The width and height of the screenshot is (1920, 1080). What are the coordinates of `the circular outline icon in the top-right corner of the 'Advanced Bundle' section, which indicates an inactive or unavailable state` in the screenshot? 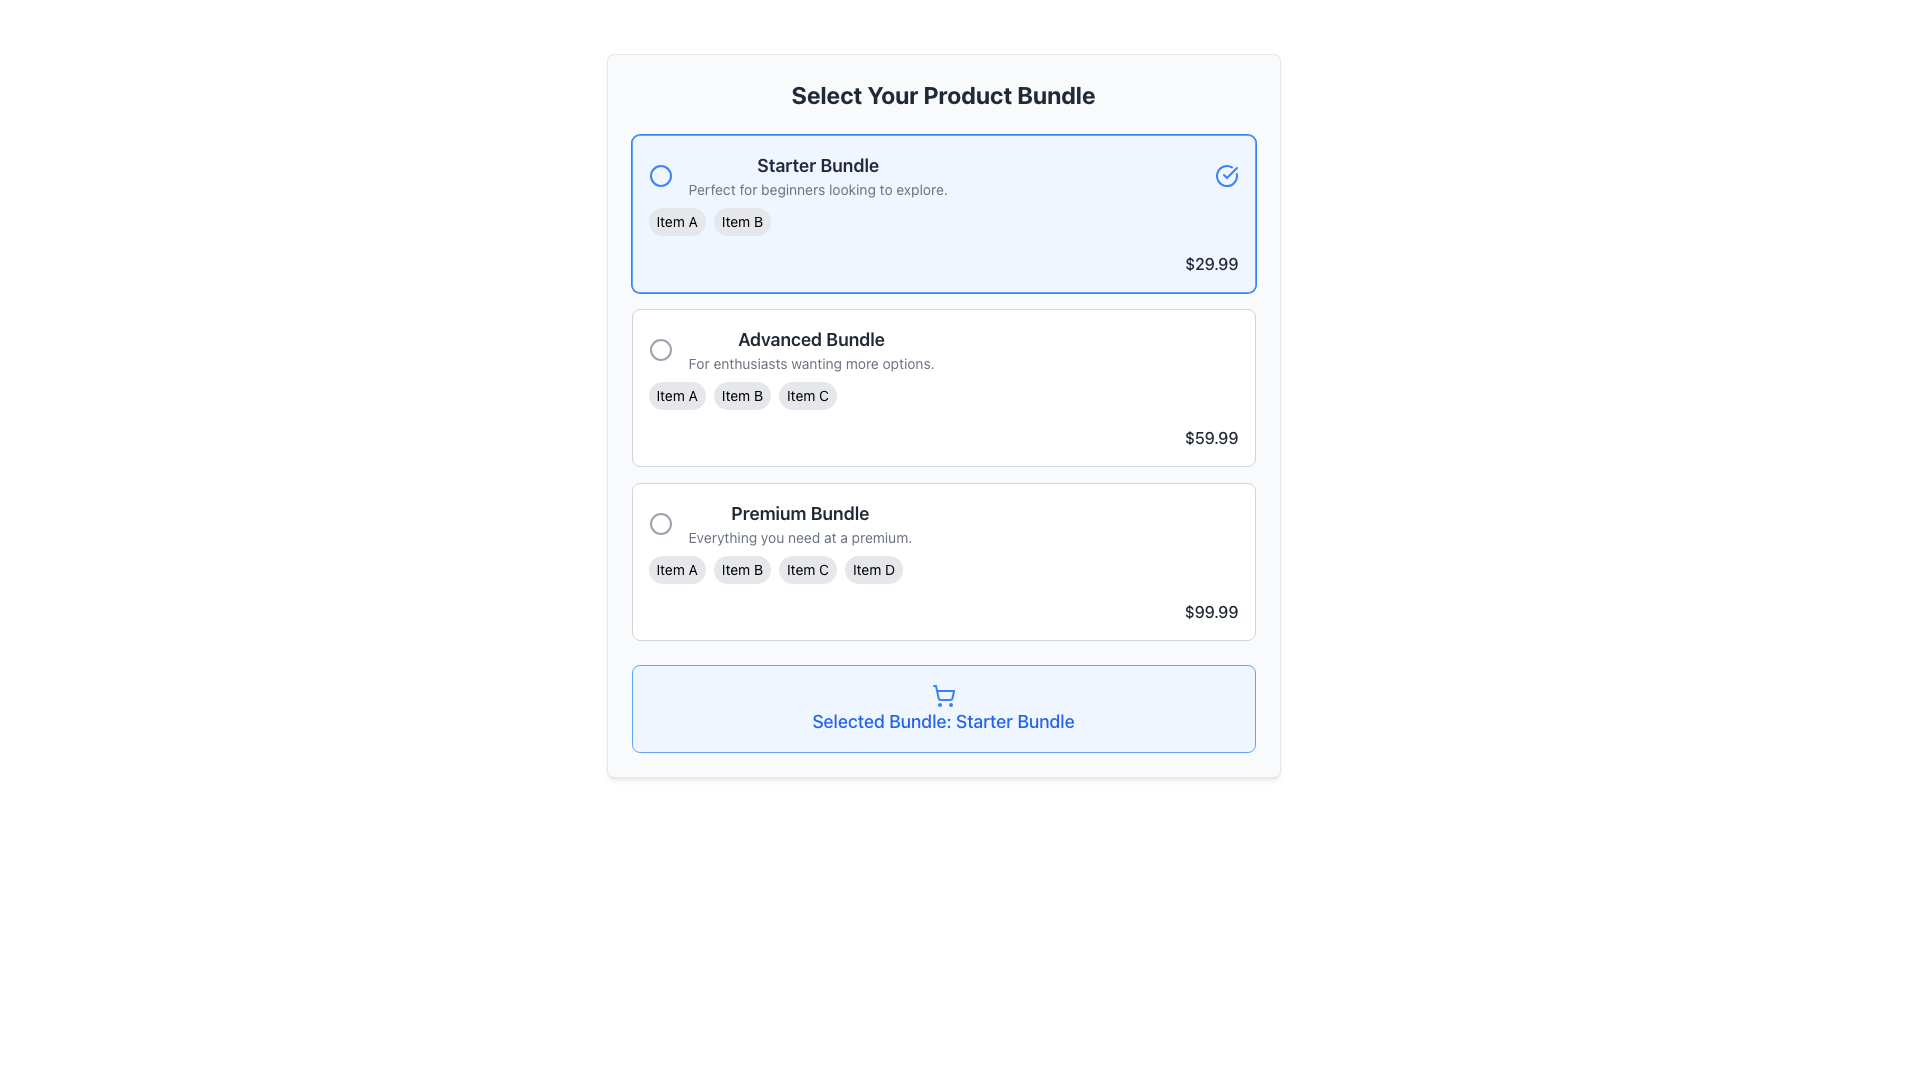 It's located at (660, 349).